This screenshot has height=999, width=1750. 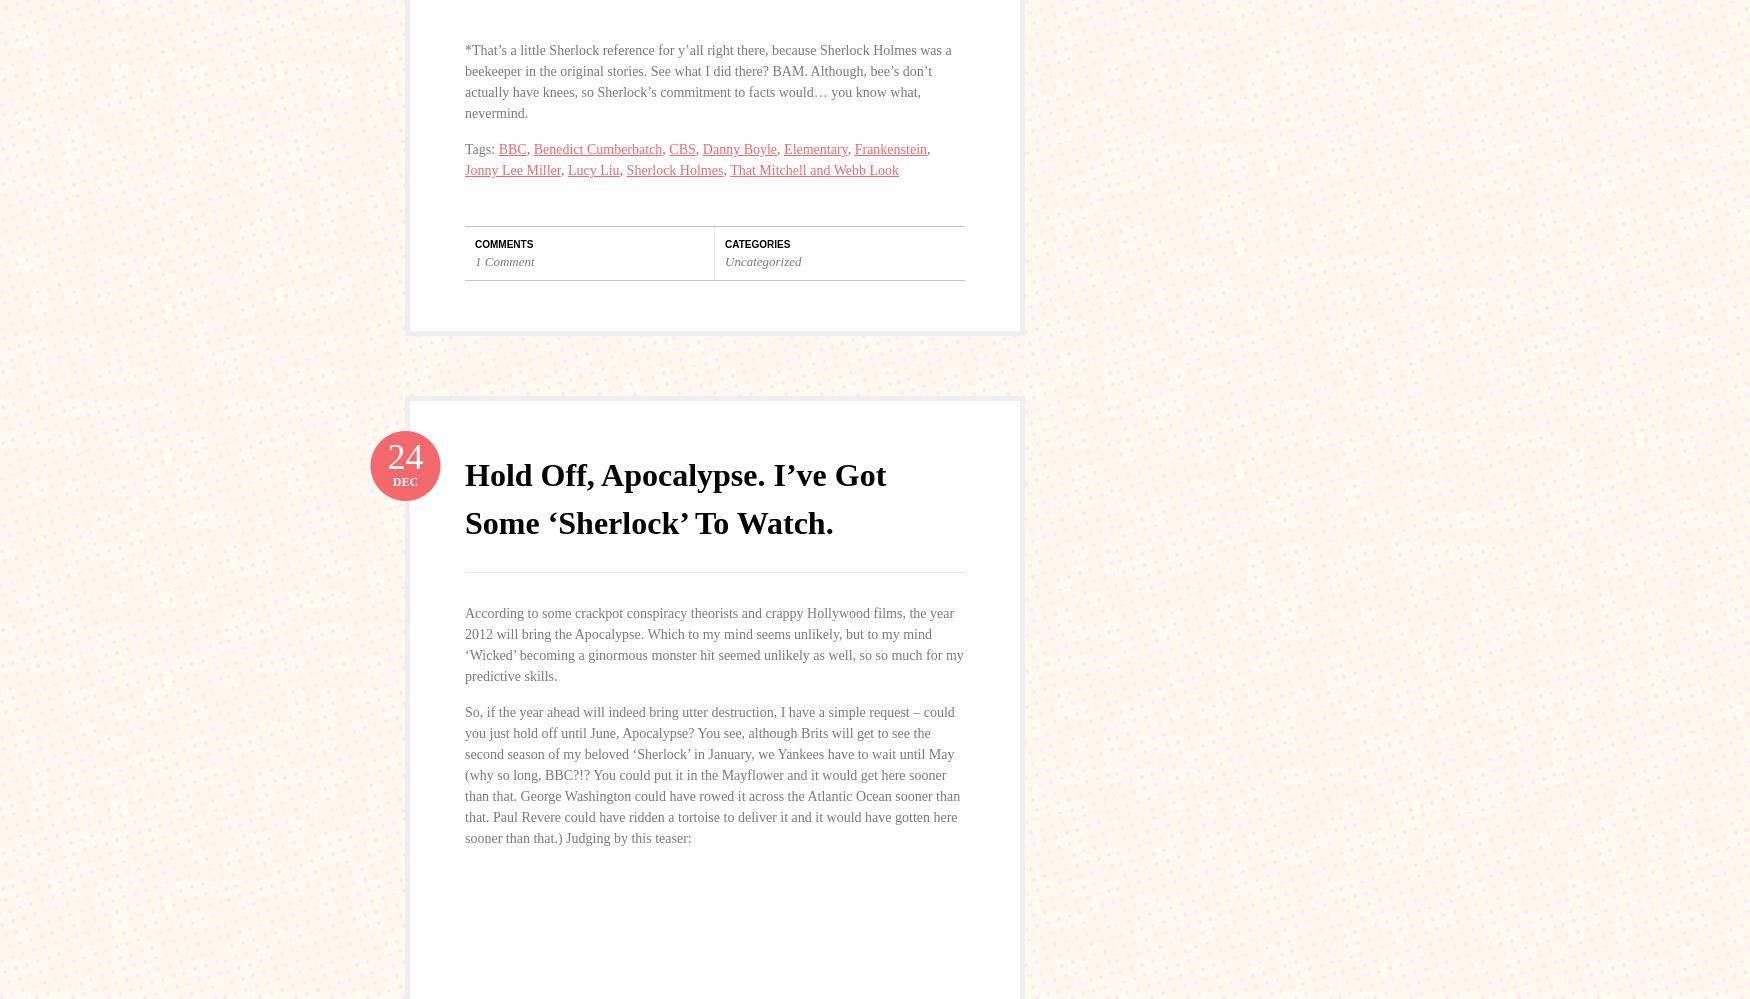 I want to click on 'Benedict Cumberbatch', so click(x=597, y=149).